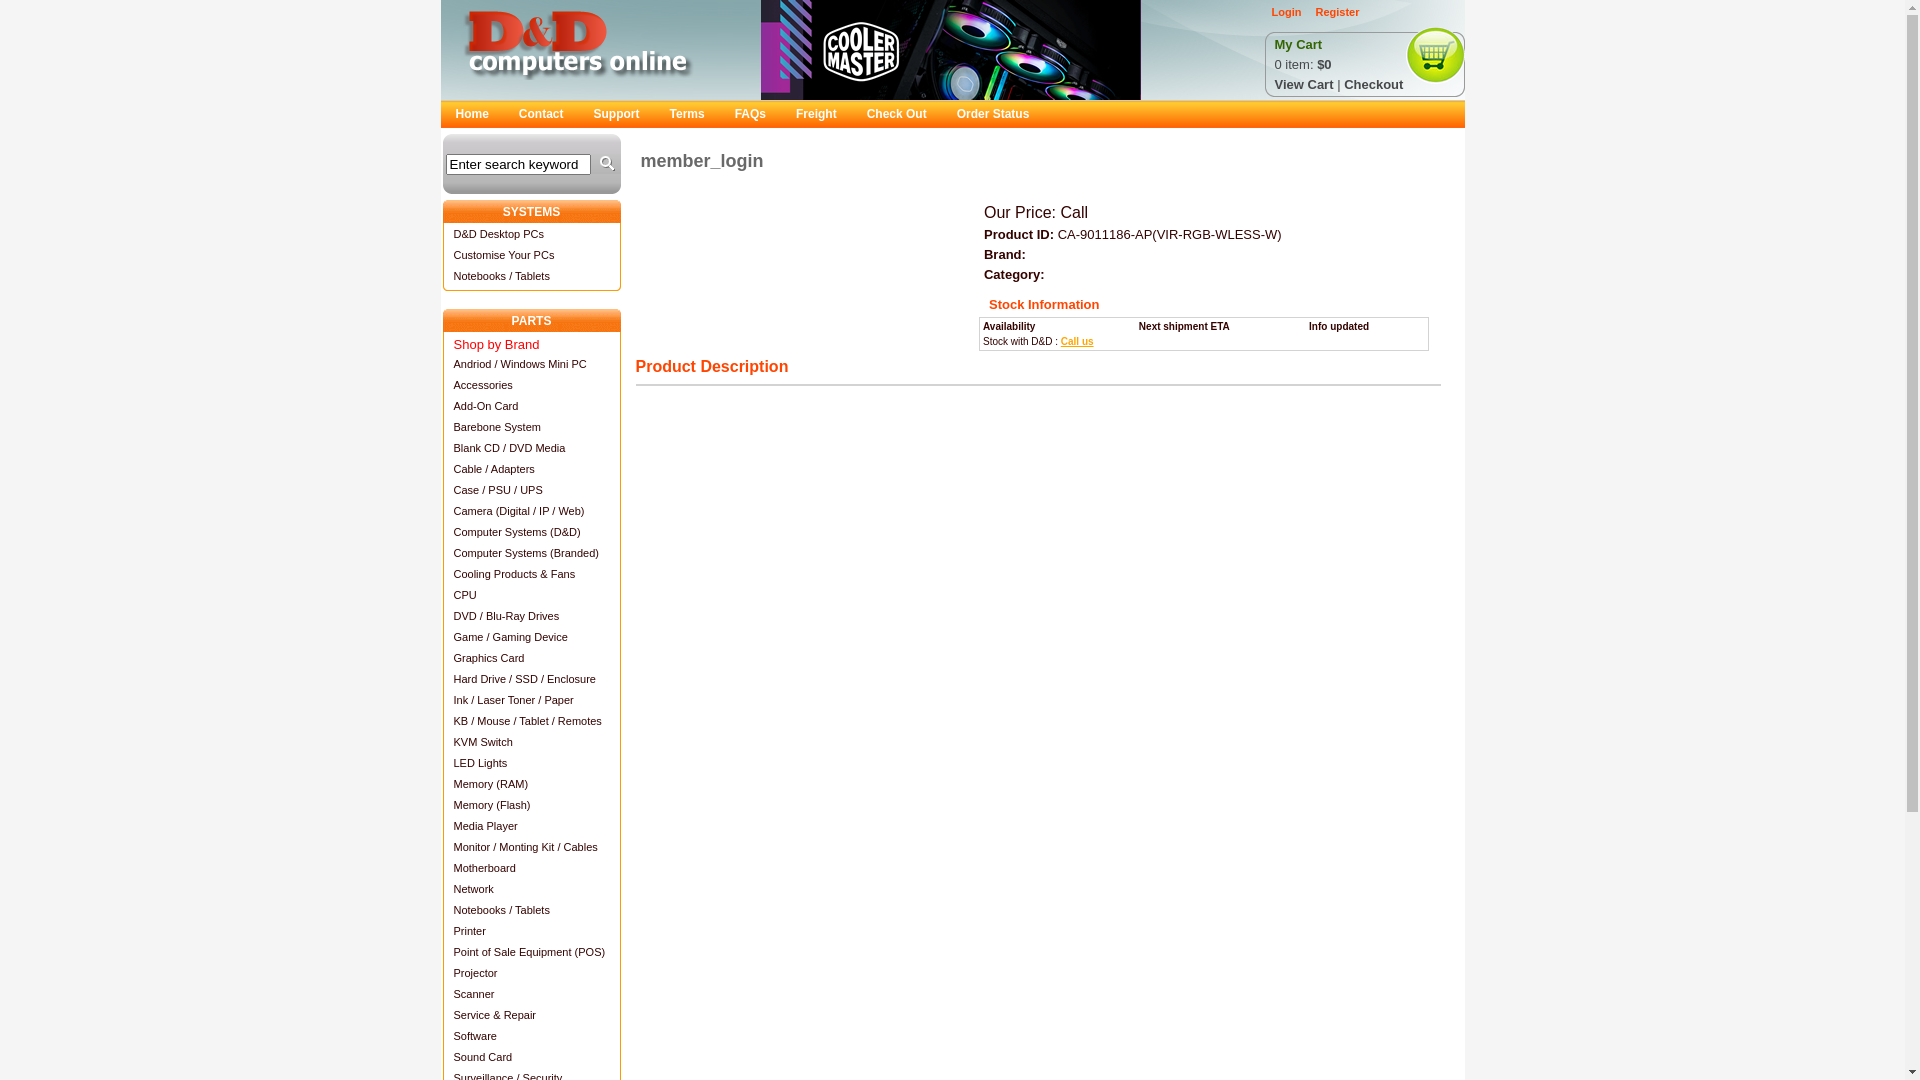  Describe the element at coordinates (687, 114) in the screenshot. I see `'Terms'` at that location.